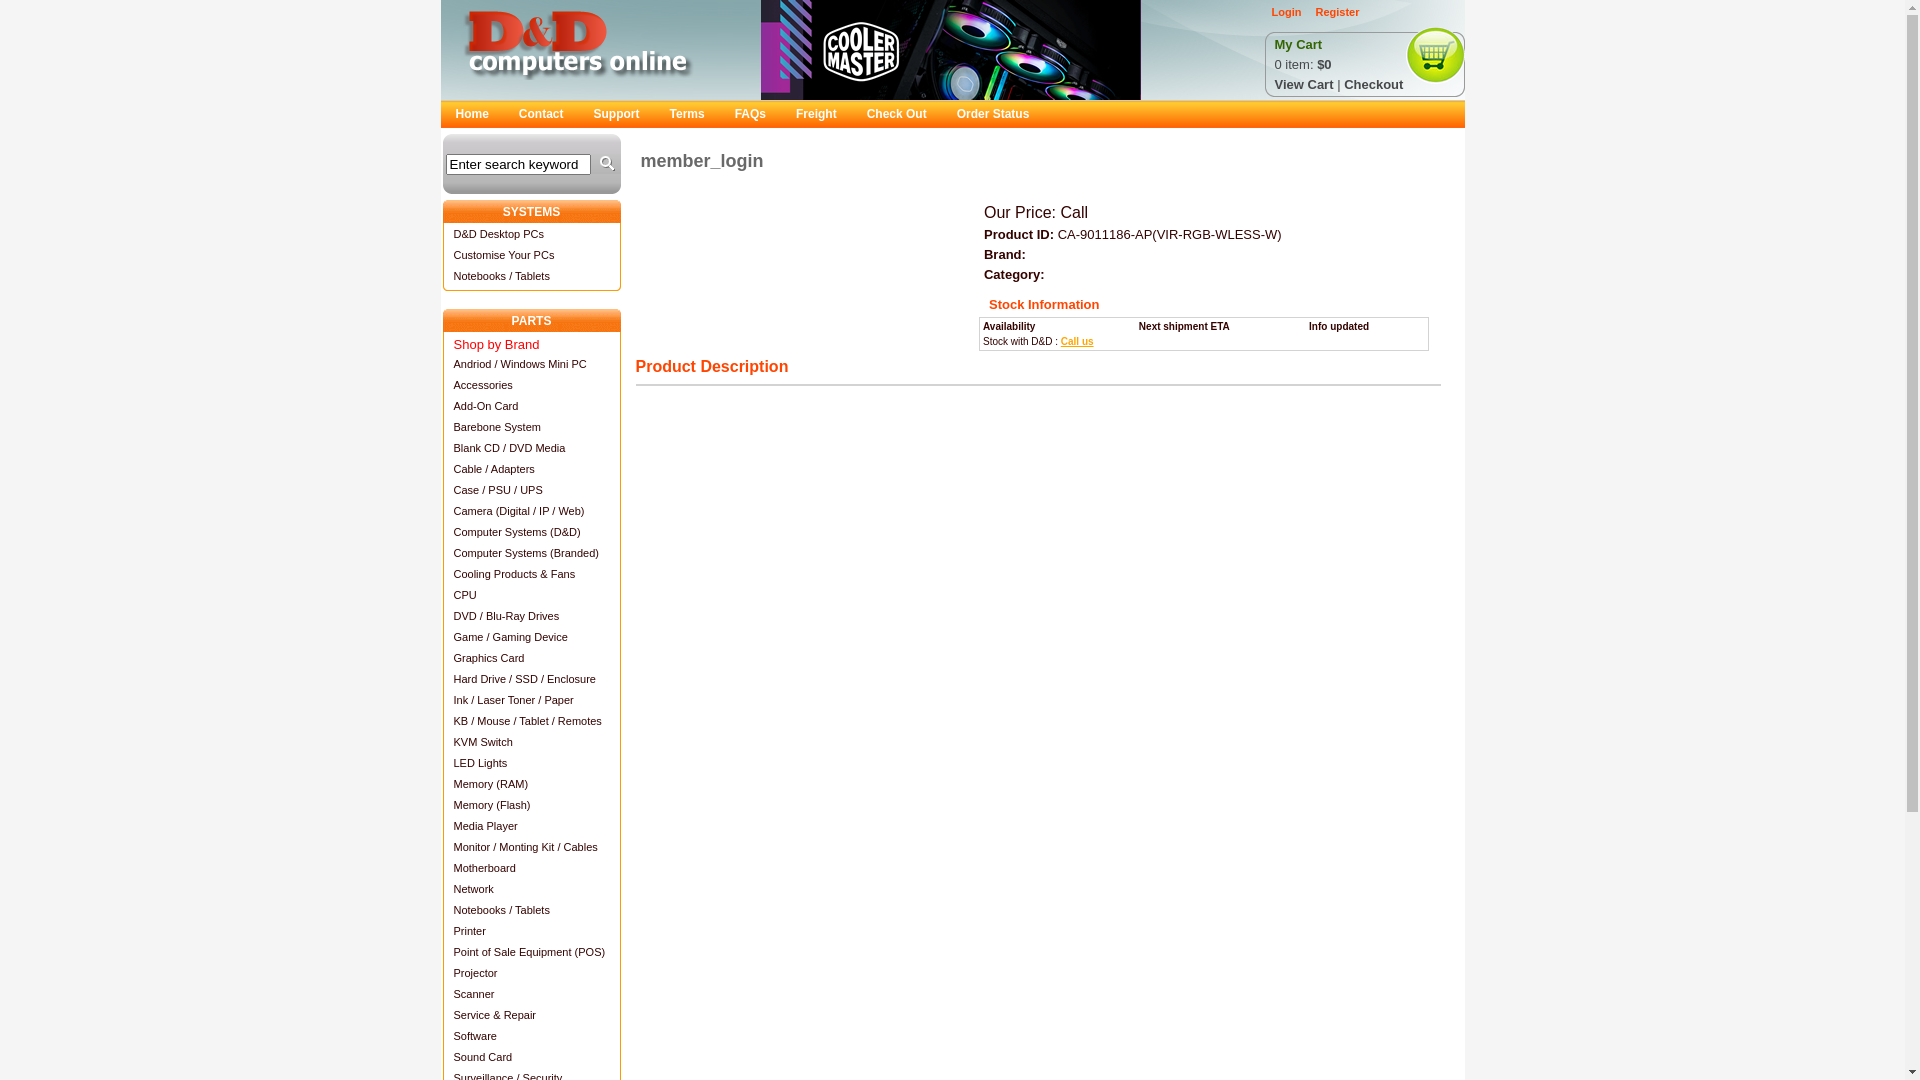  Describe the element at coordinates (687, 114) in the screenshot. I see `'Terms'` at that location.